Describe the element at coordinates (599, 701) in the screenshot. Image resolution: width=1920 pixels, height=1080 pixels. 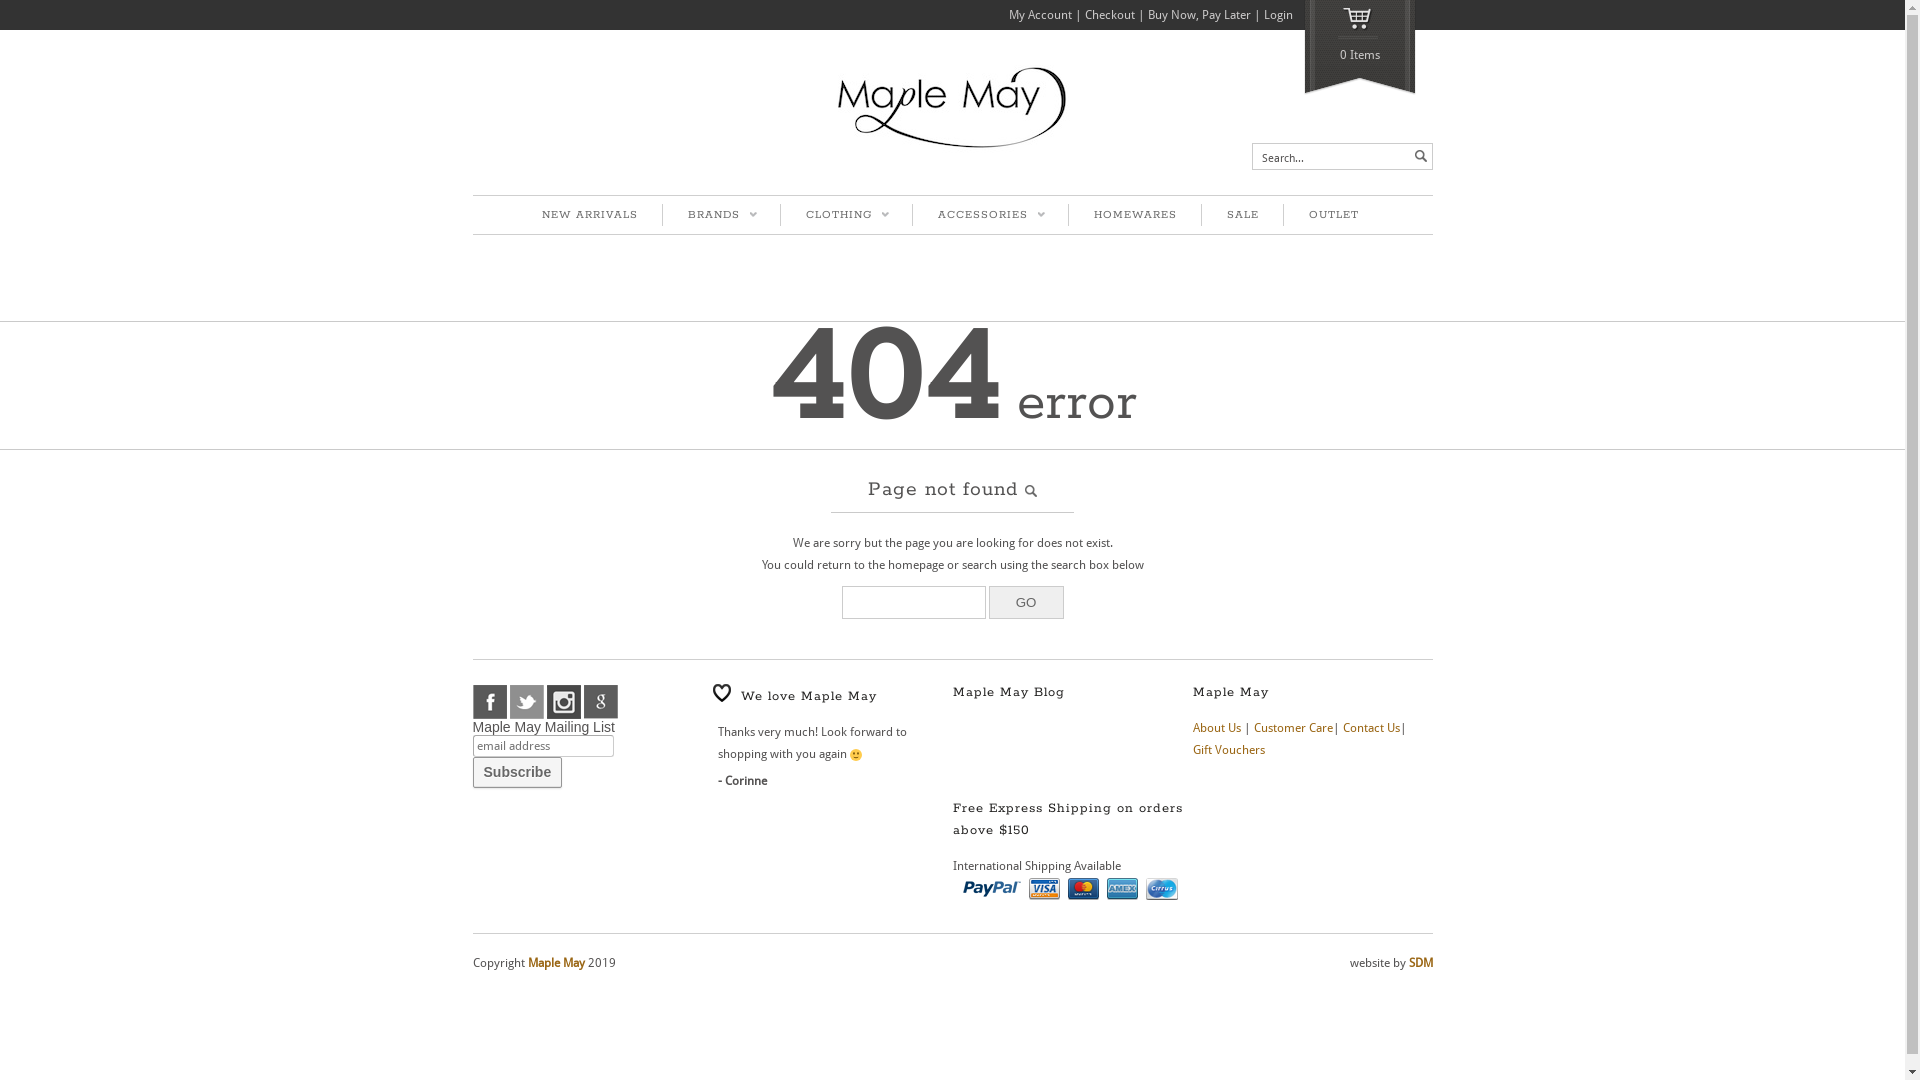
I see `'google'` at that location.